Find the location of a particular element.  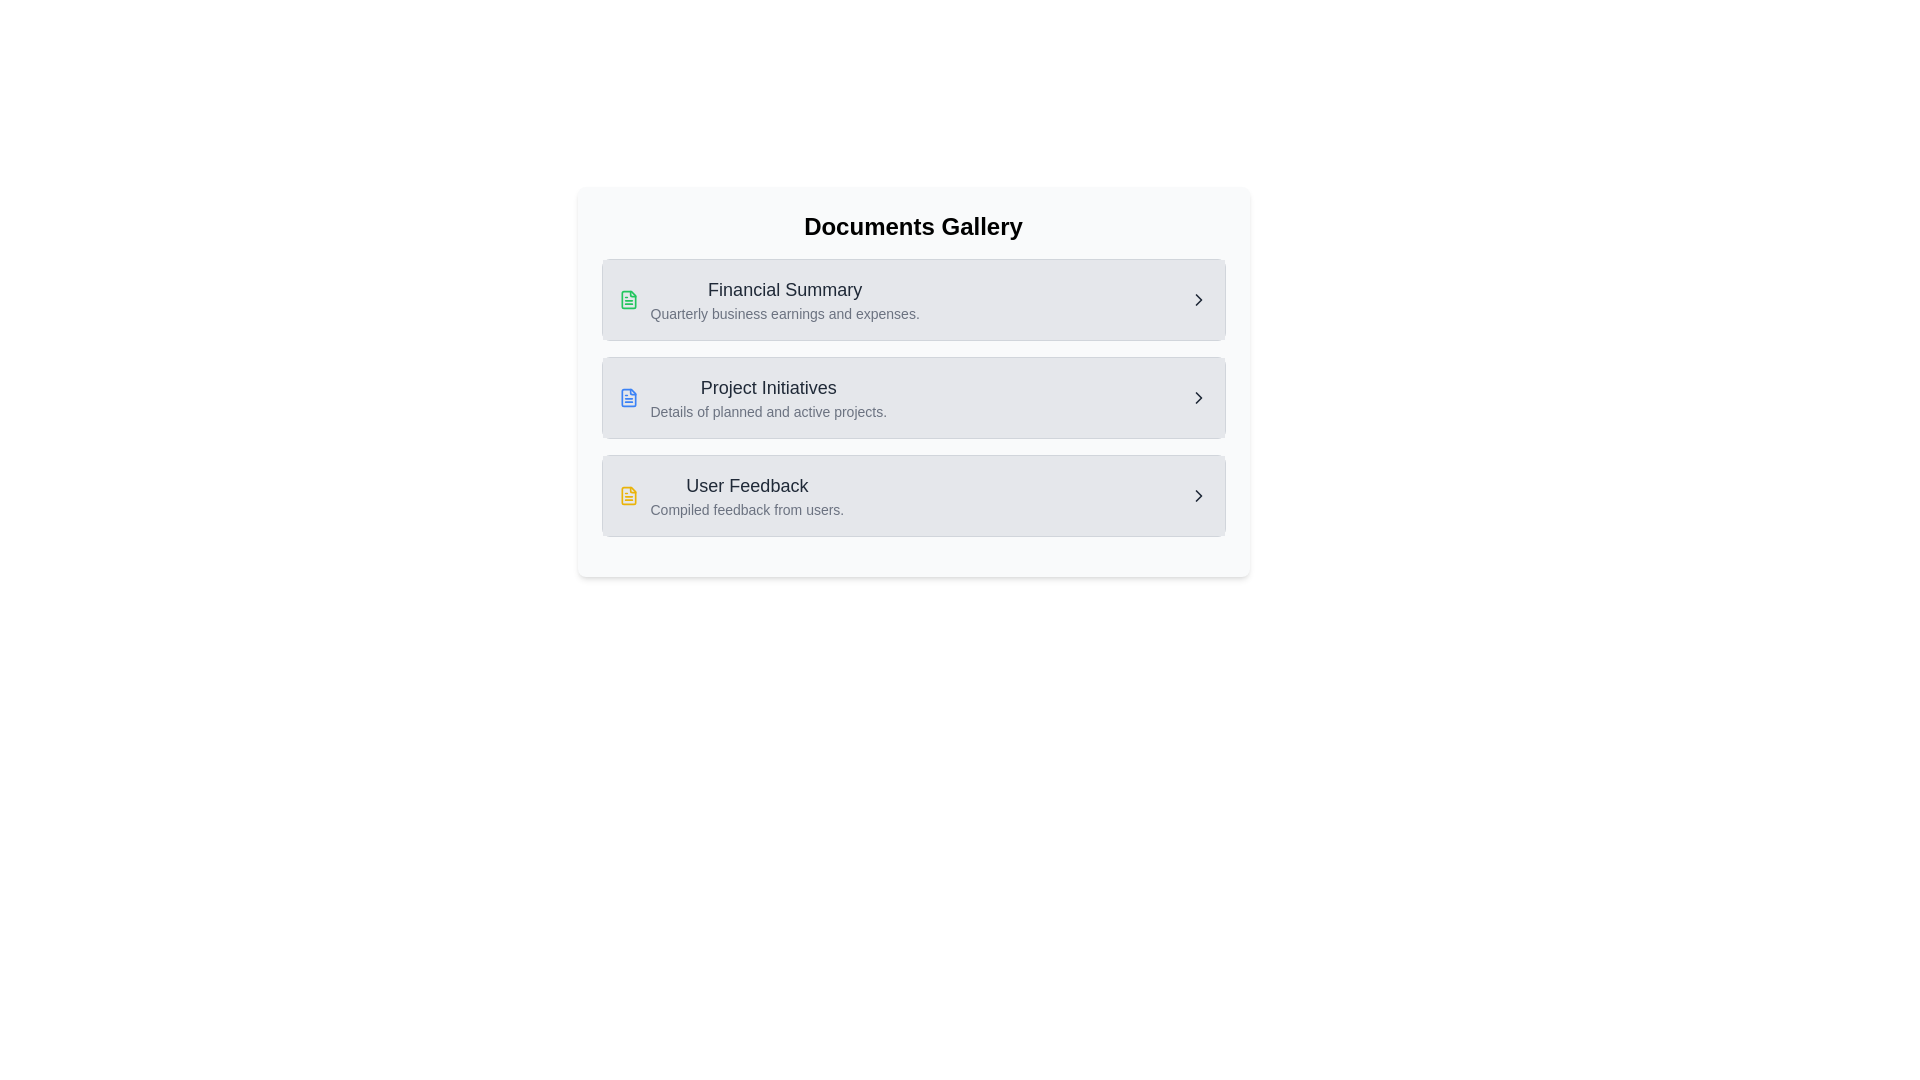

the navigation icon located on the extreme right side of the 'Financial Summary' section is located at coordinates (1198, 300).